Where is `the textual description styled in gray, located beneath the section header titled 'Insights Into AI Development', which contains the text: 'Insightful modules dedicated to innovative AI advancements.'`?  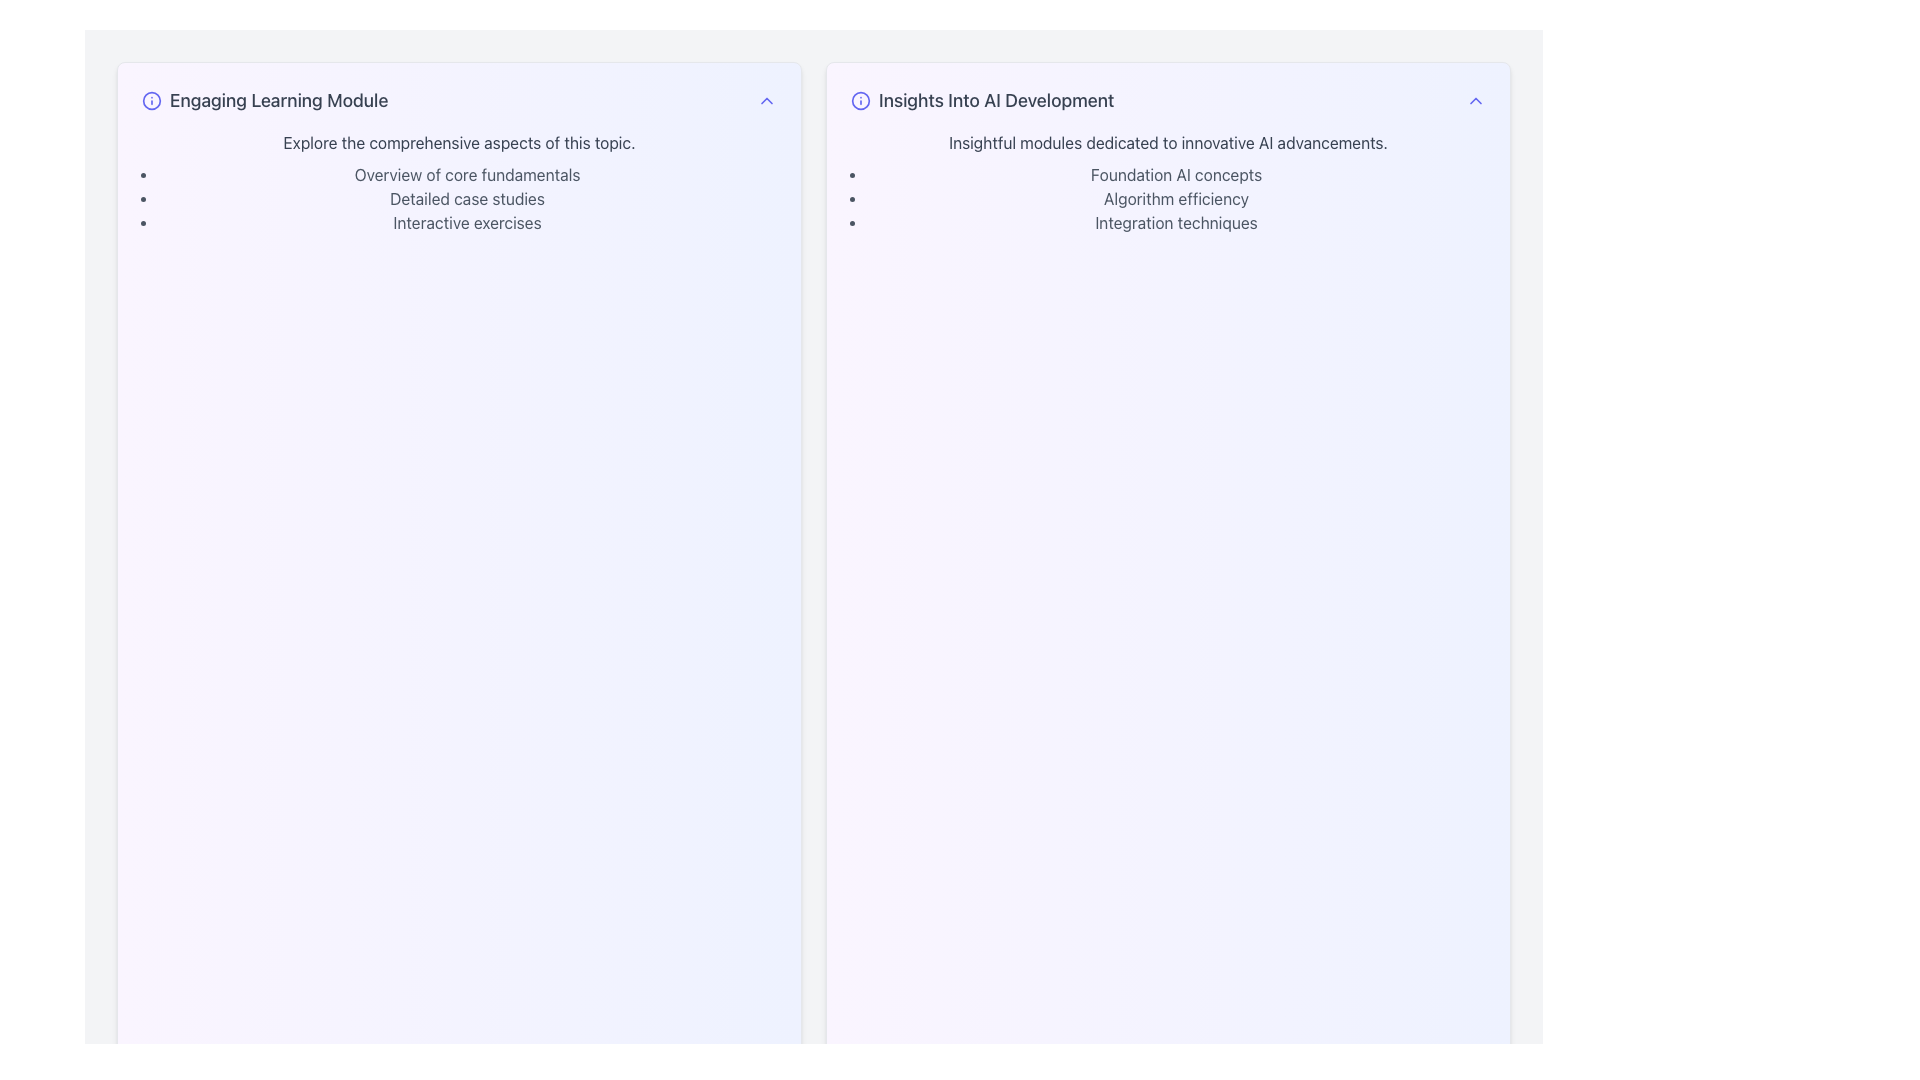 the textual description styled in gray, located beneath the section header titled 'Insights Into AI Development', which contains the text: 'Insightful modules dedicated to innovative AI advancements.' is located at coordinates (1168, 141).